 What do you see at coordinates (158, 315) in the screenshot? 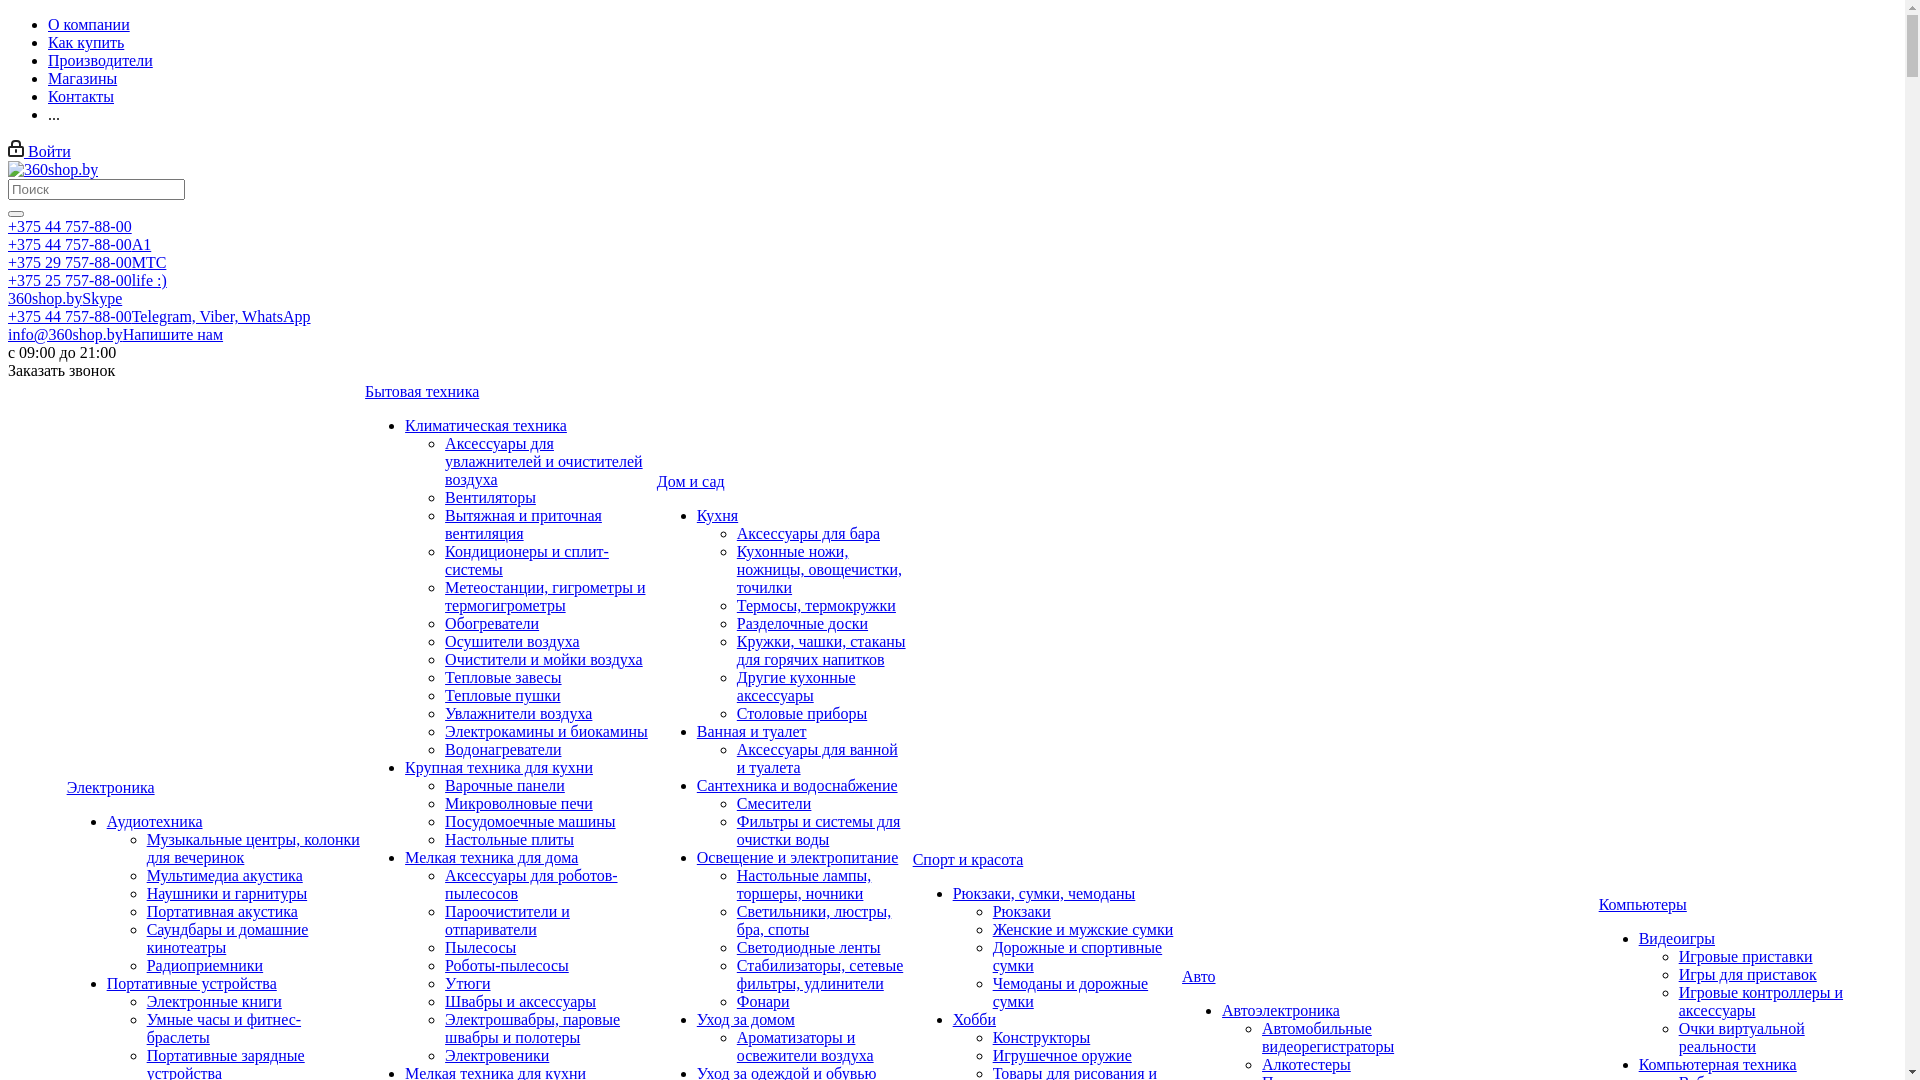
I see `'+375 44 757-88-00Telegram, Viber, WhatsApp'` at bounding box center [158, 315].